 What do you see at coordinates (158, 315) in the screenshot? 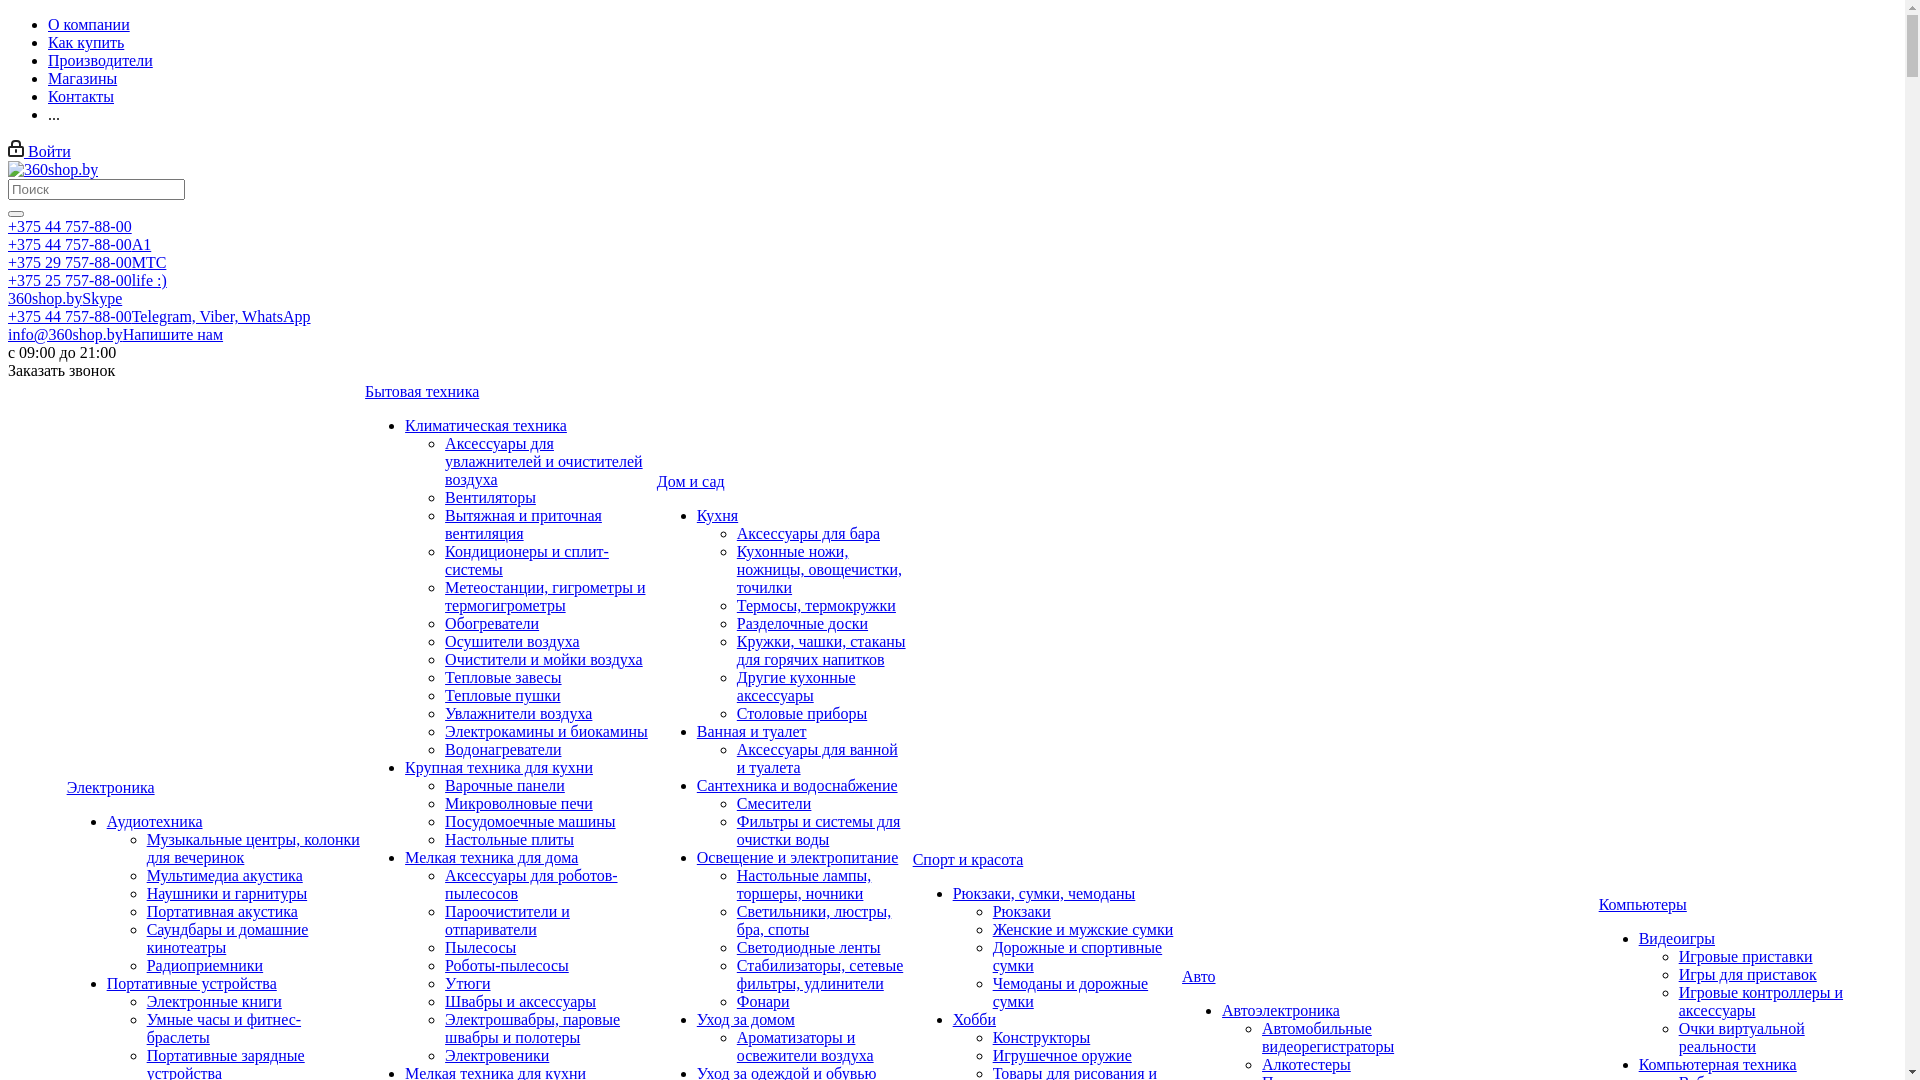
I see `'+375 44 757-88-00Telegram, Viber, WhatsApp'` at bounding box center [158, 315].